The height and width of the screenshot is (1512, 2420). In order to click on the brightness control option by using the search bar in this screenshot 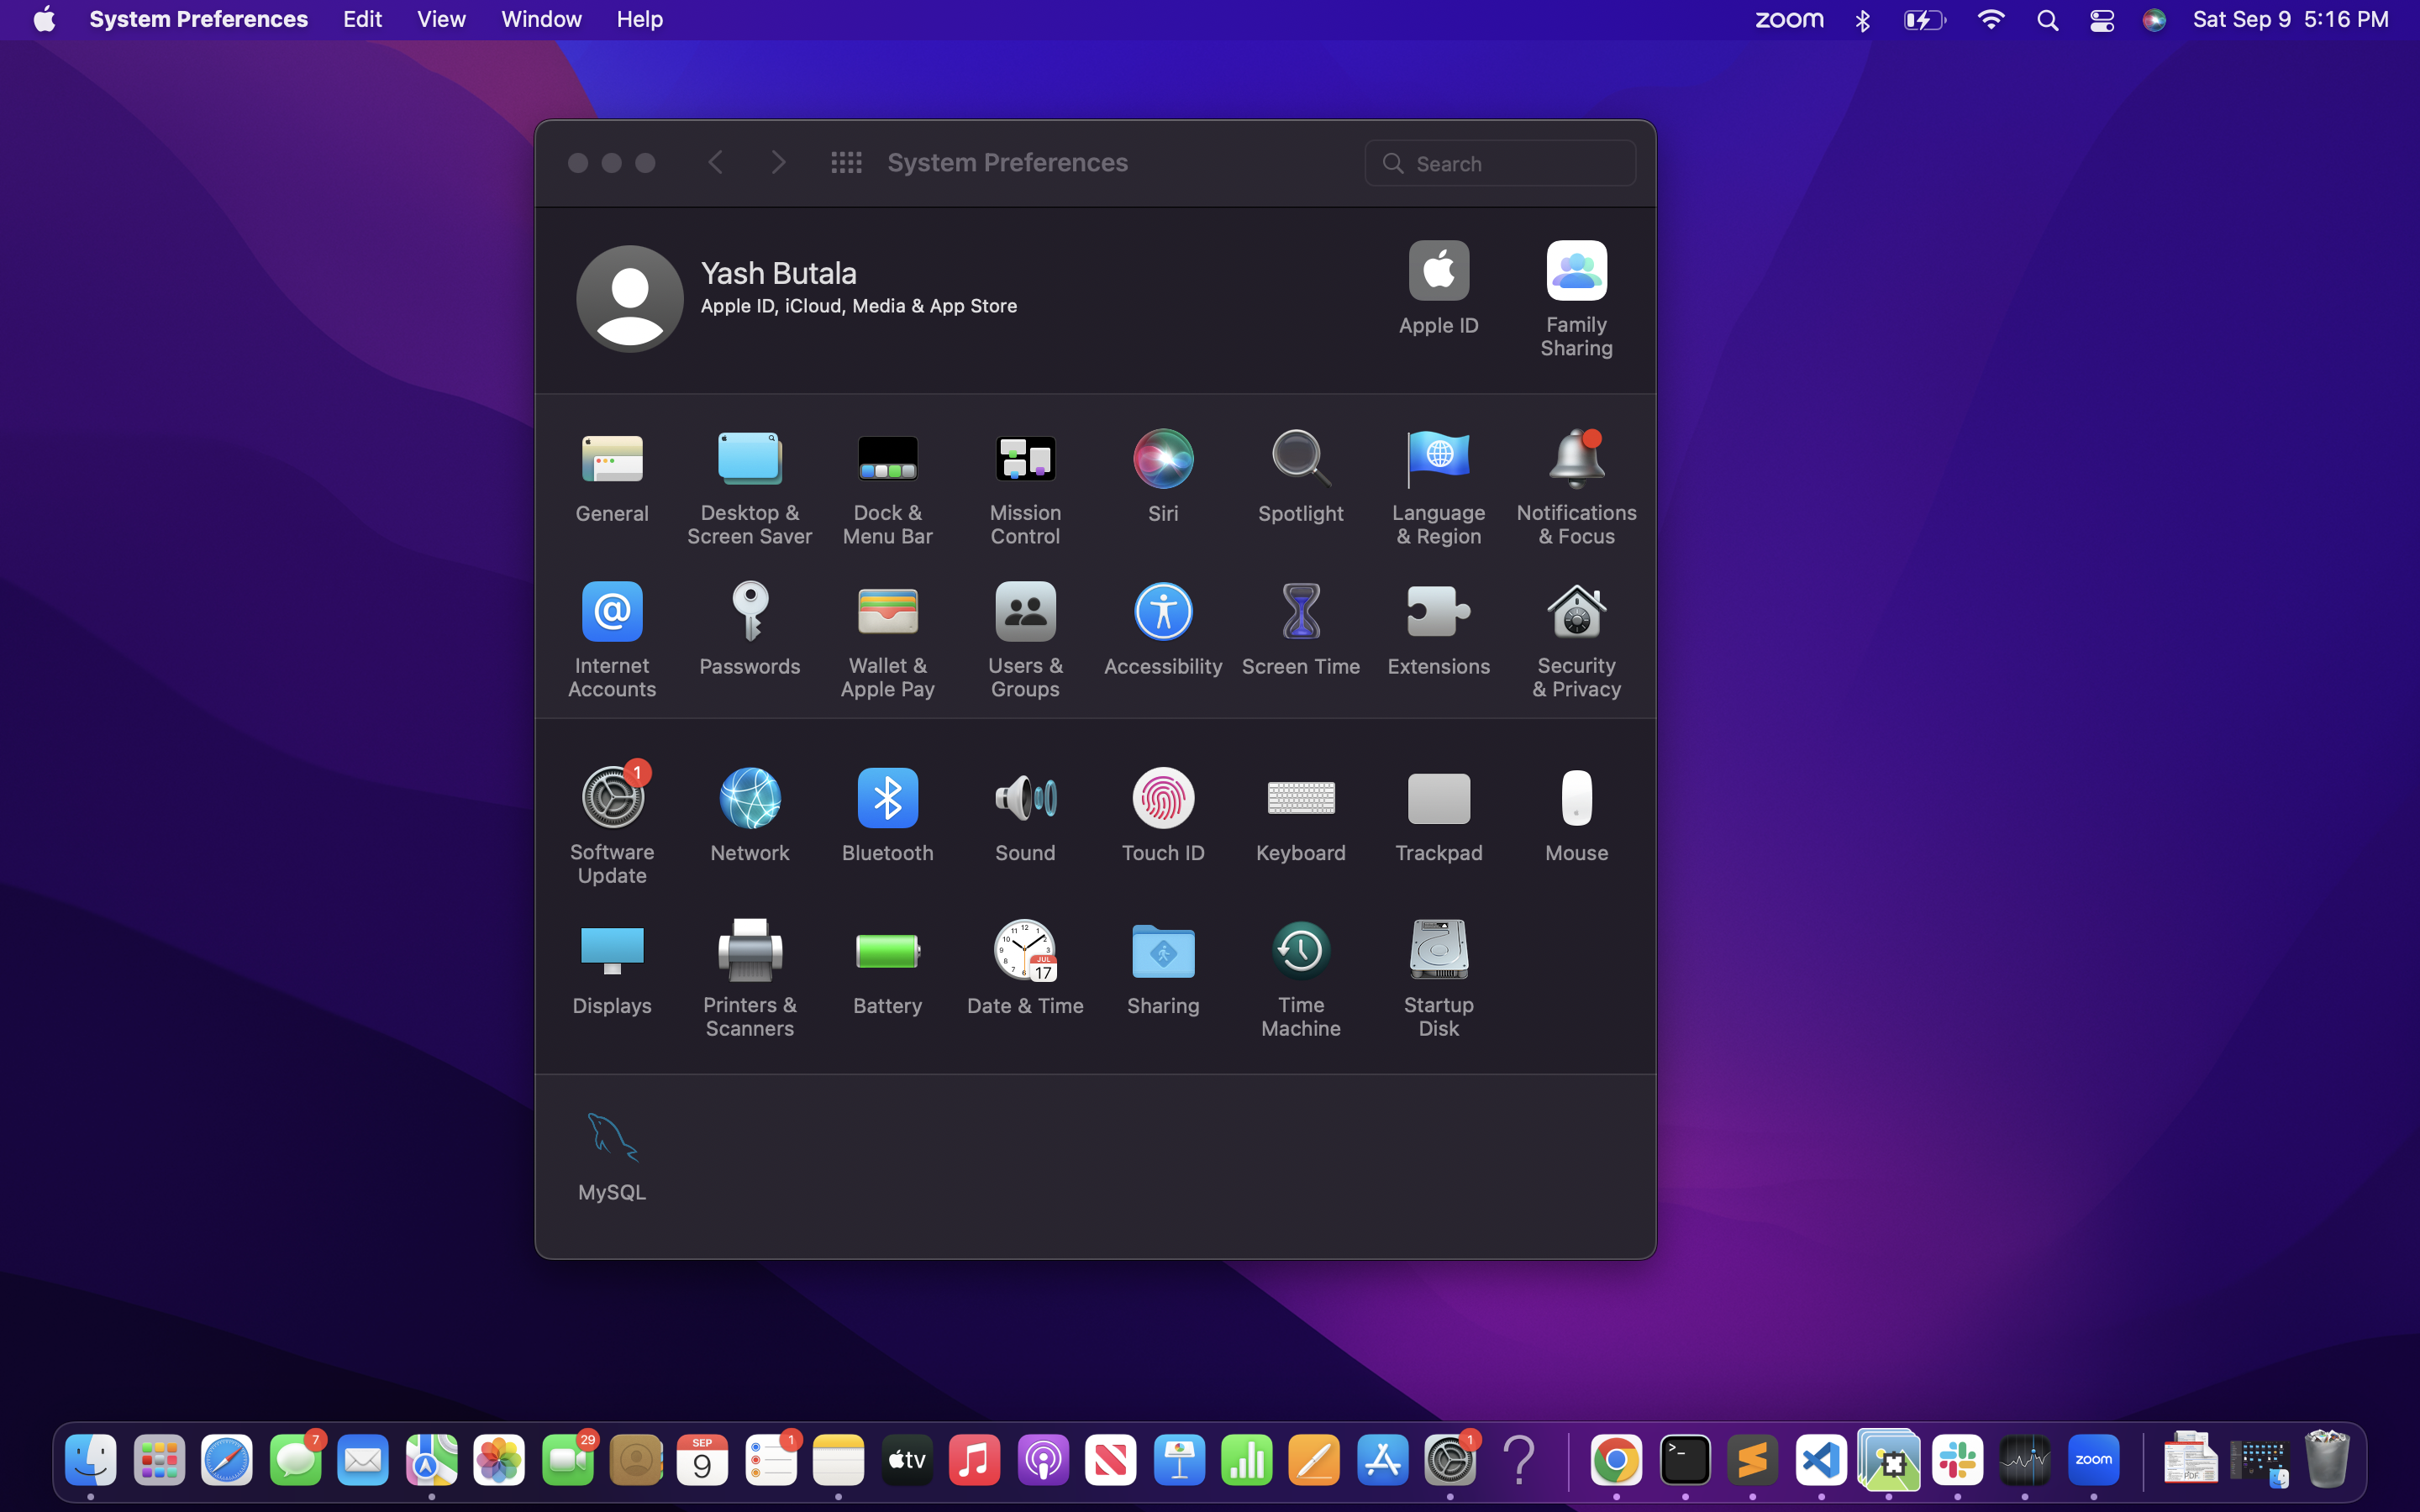, I will do `click(1502, 160)`.